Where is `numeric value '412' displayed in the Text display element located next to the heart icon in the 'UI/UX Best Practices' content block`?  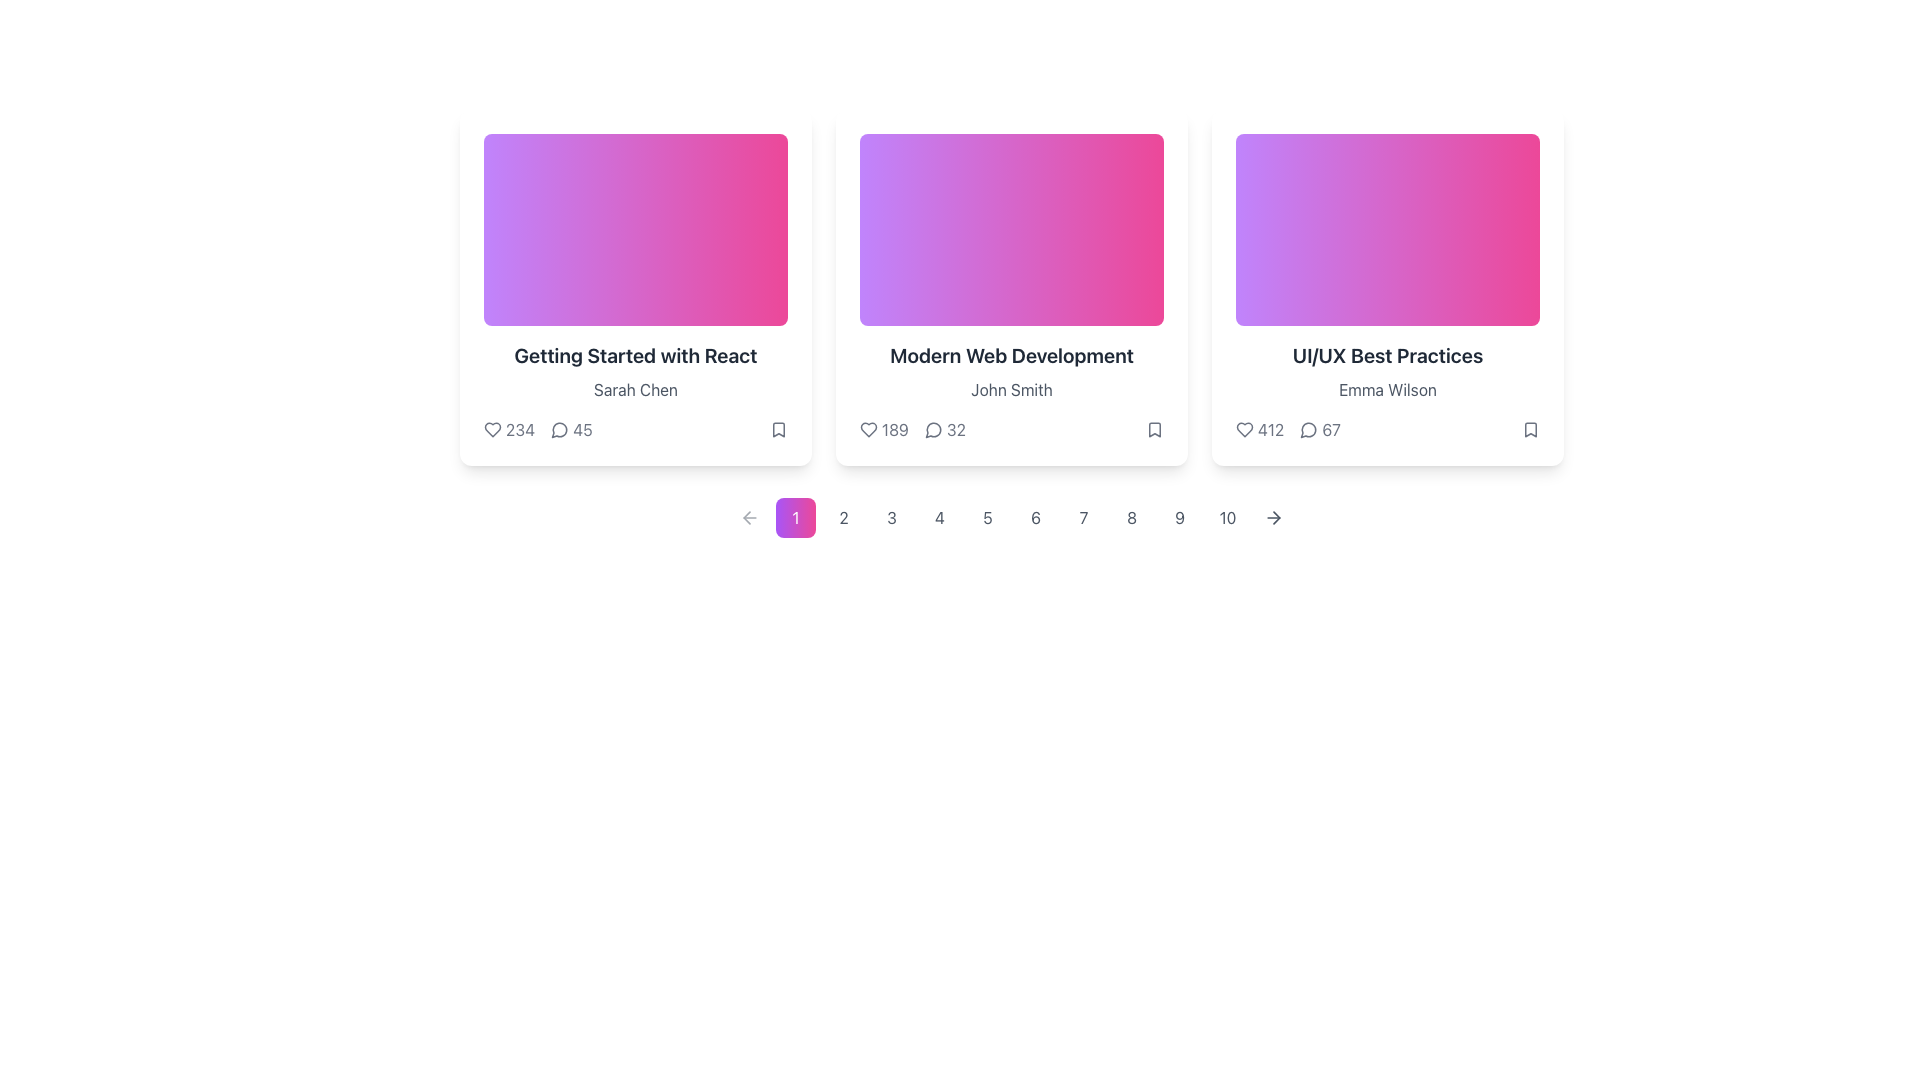
numeric value '412' displayed in the Text display element located next to the heart icon in the 'UI/UX Best Practices' content block is located at coordinates (1270, 428).